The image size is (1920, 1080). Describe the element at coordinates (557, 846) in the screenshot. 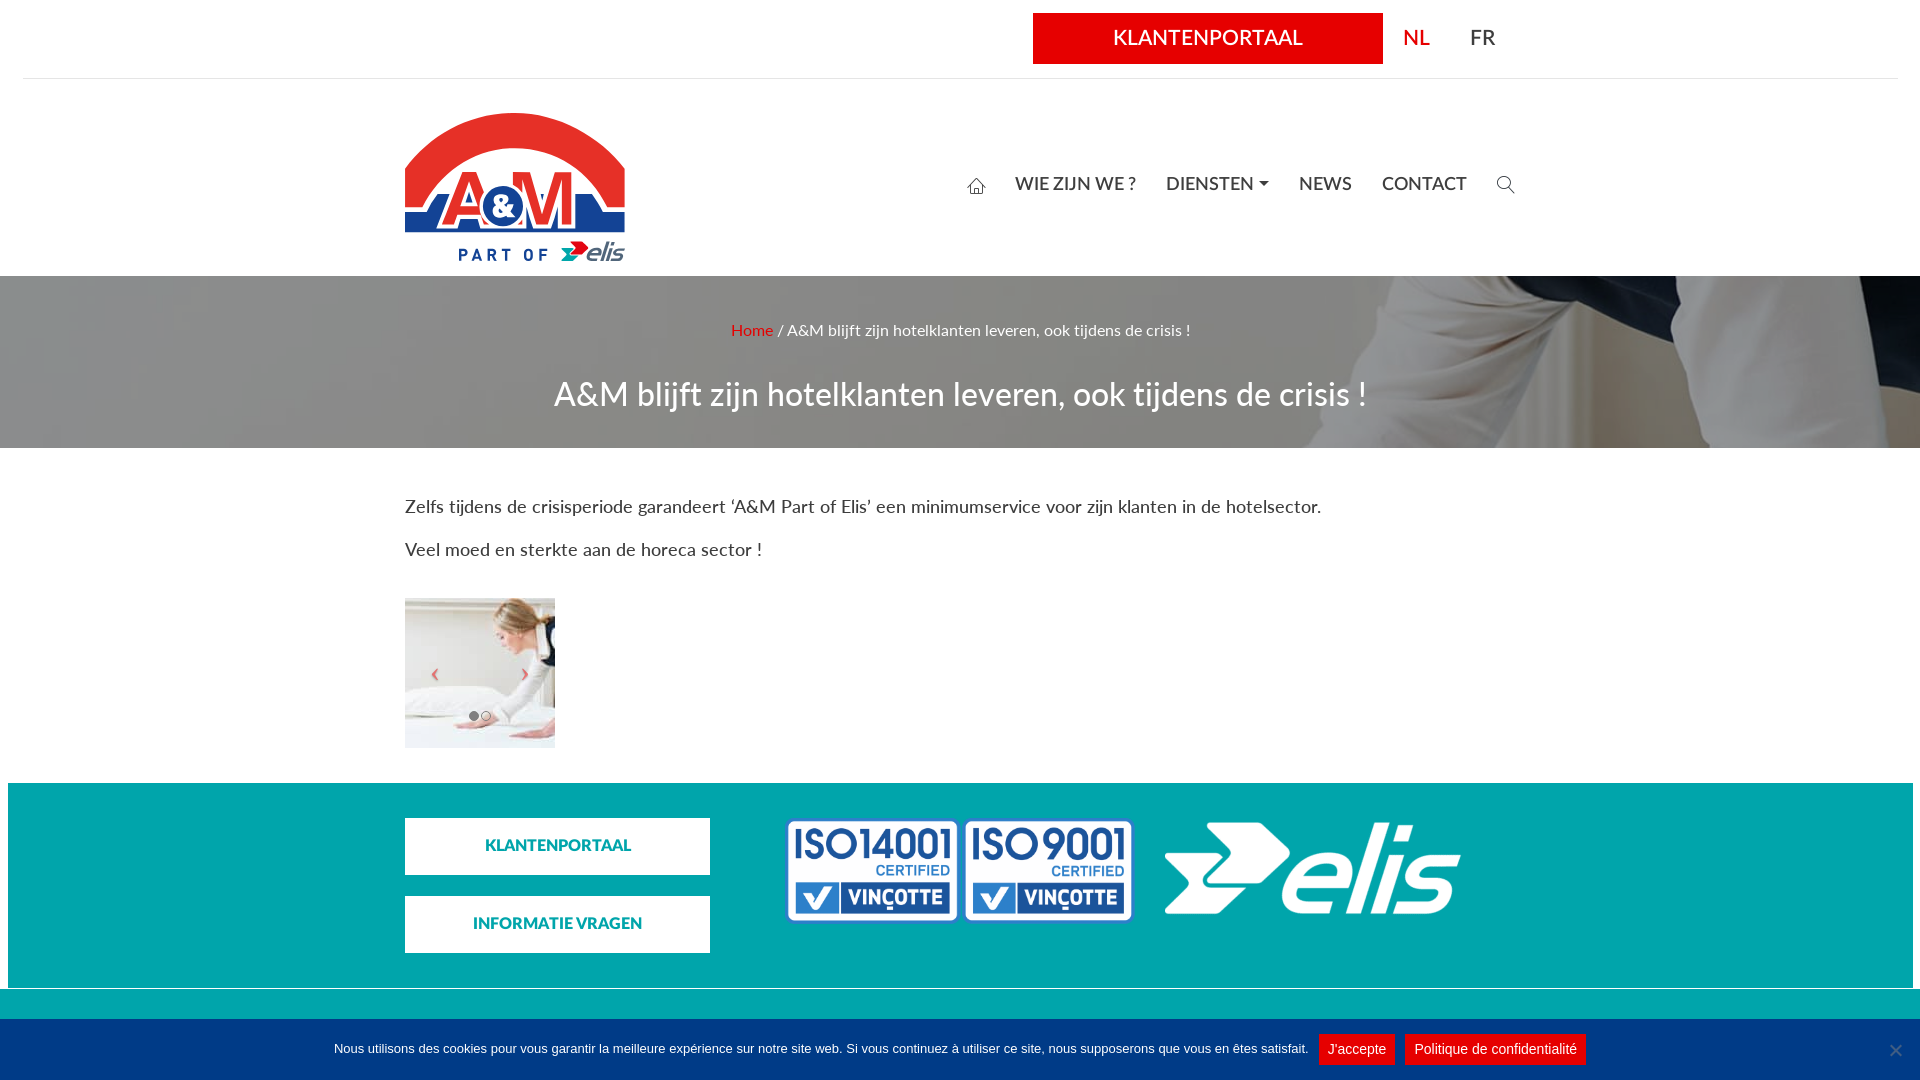

I see `'KLANTENPORTAAL'` at that location.